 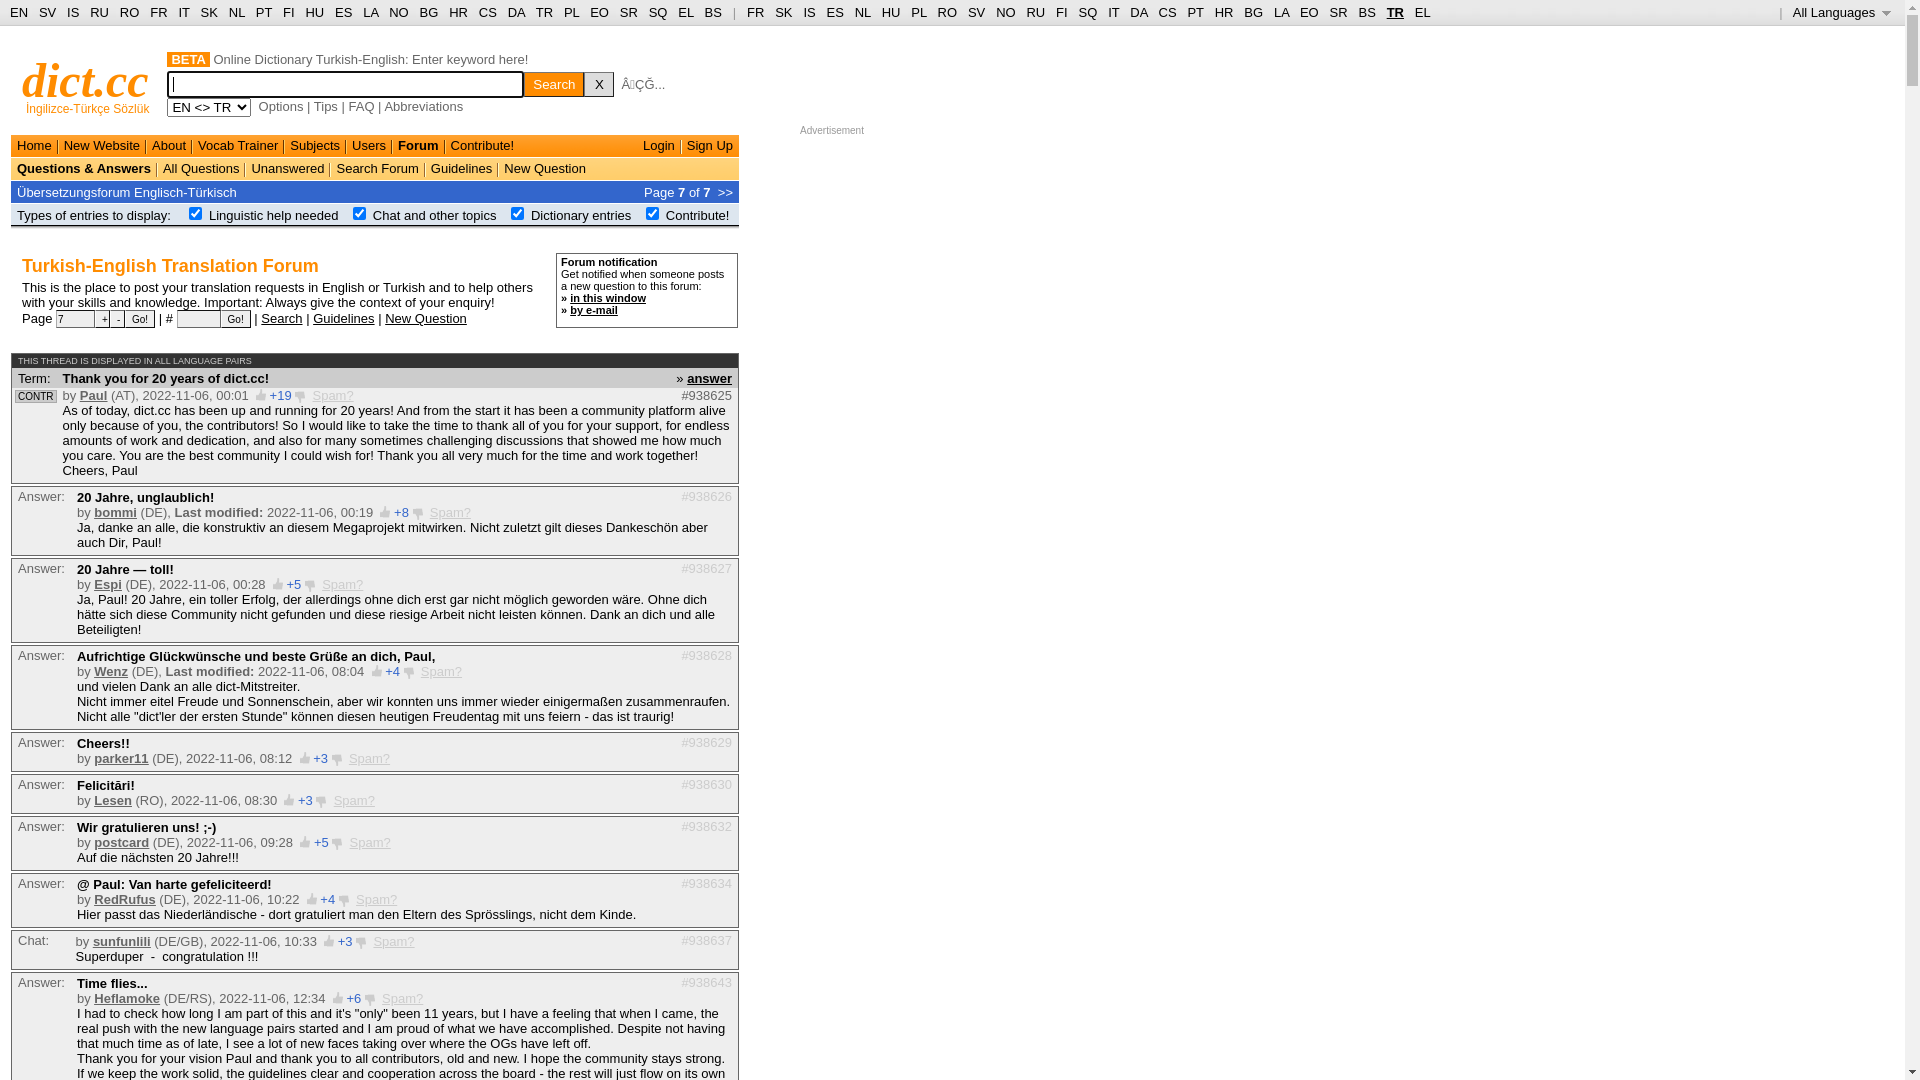 I want to click on 'parker11', so click(x=93, y=758).